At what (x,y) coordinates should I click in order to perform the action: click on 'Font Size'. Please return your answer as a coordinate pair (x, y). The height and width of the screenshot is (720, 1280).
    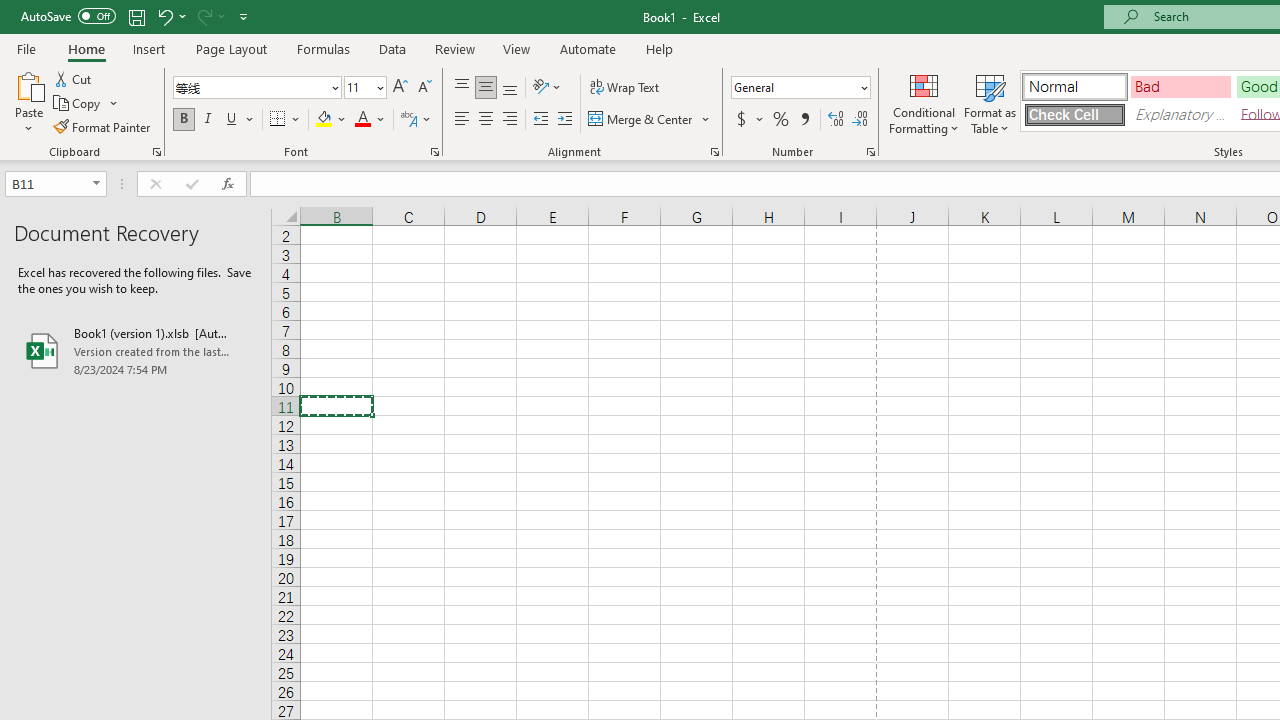
    Looking at the image, I should click on (365, 86).